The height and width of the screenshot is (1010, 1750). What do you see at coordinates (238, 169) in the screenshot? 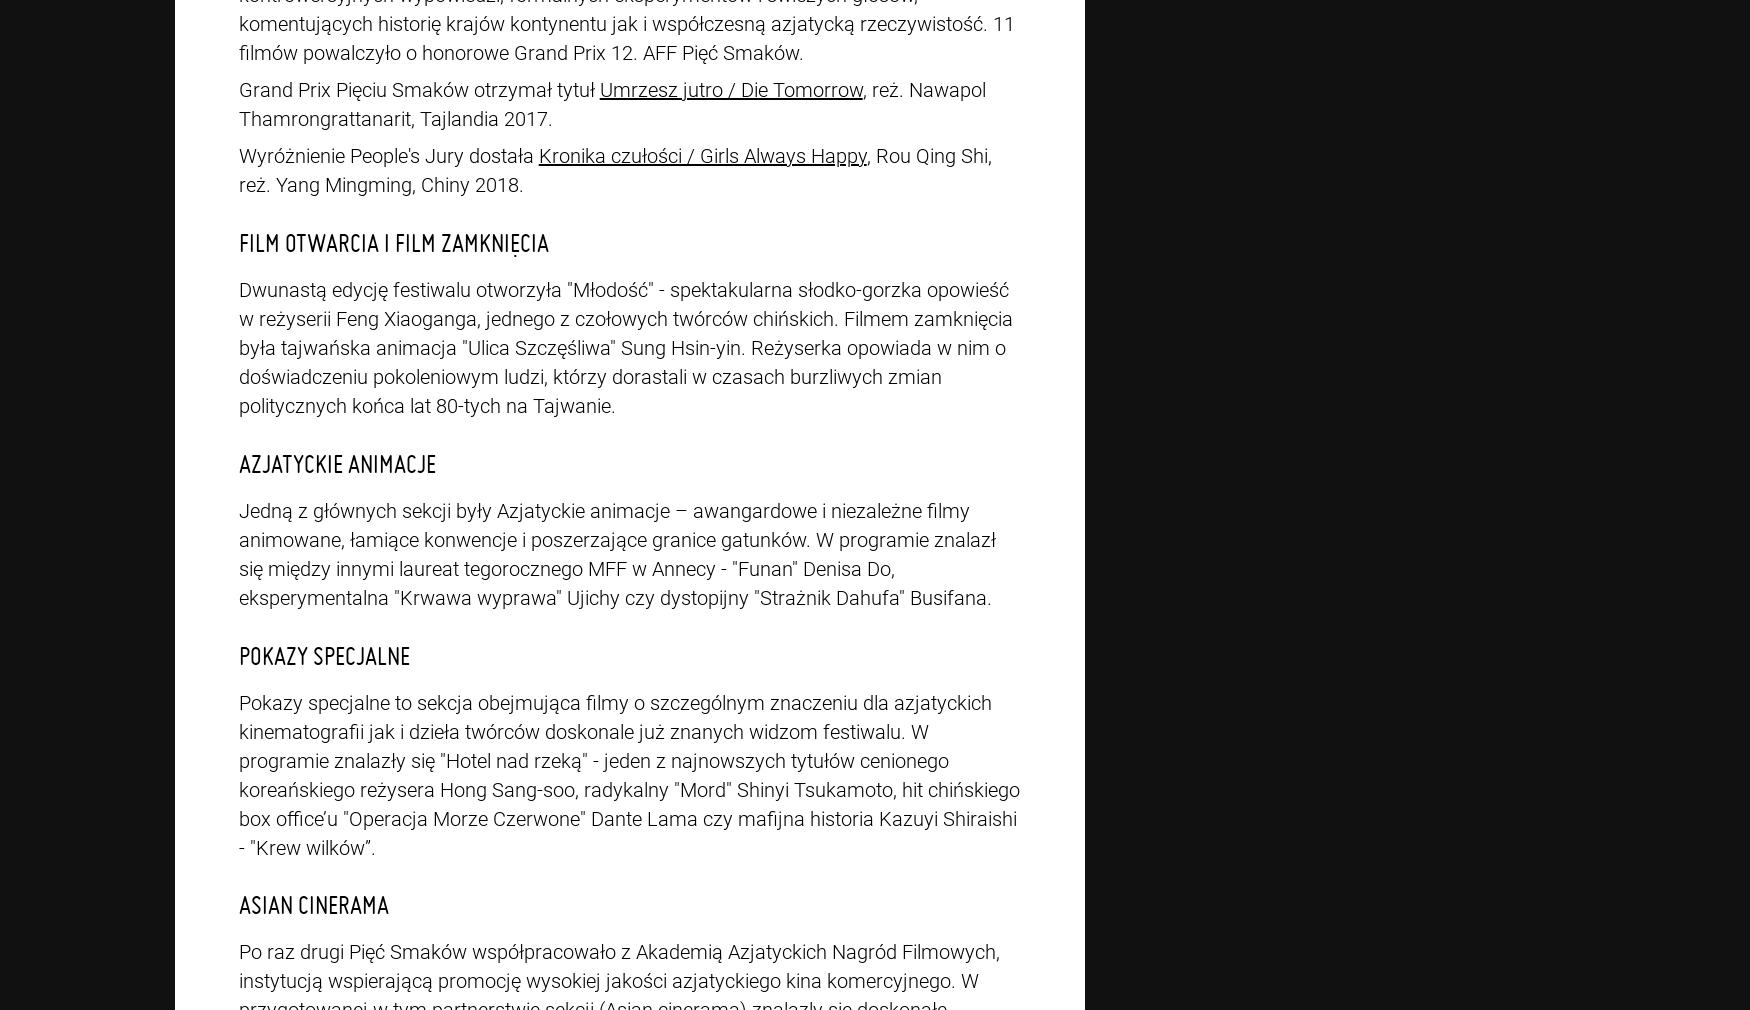
I see `', Rou Qing Shi, reż. Yang Mingming, Chiny 2018.'` at bounding box center [238, 169].